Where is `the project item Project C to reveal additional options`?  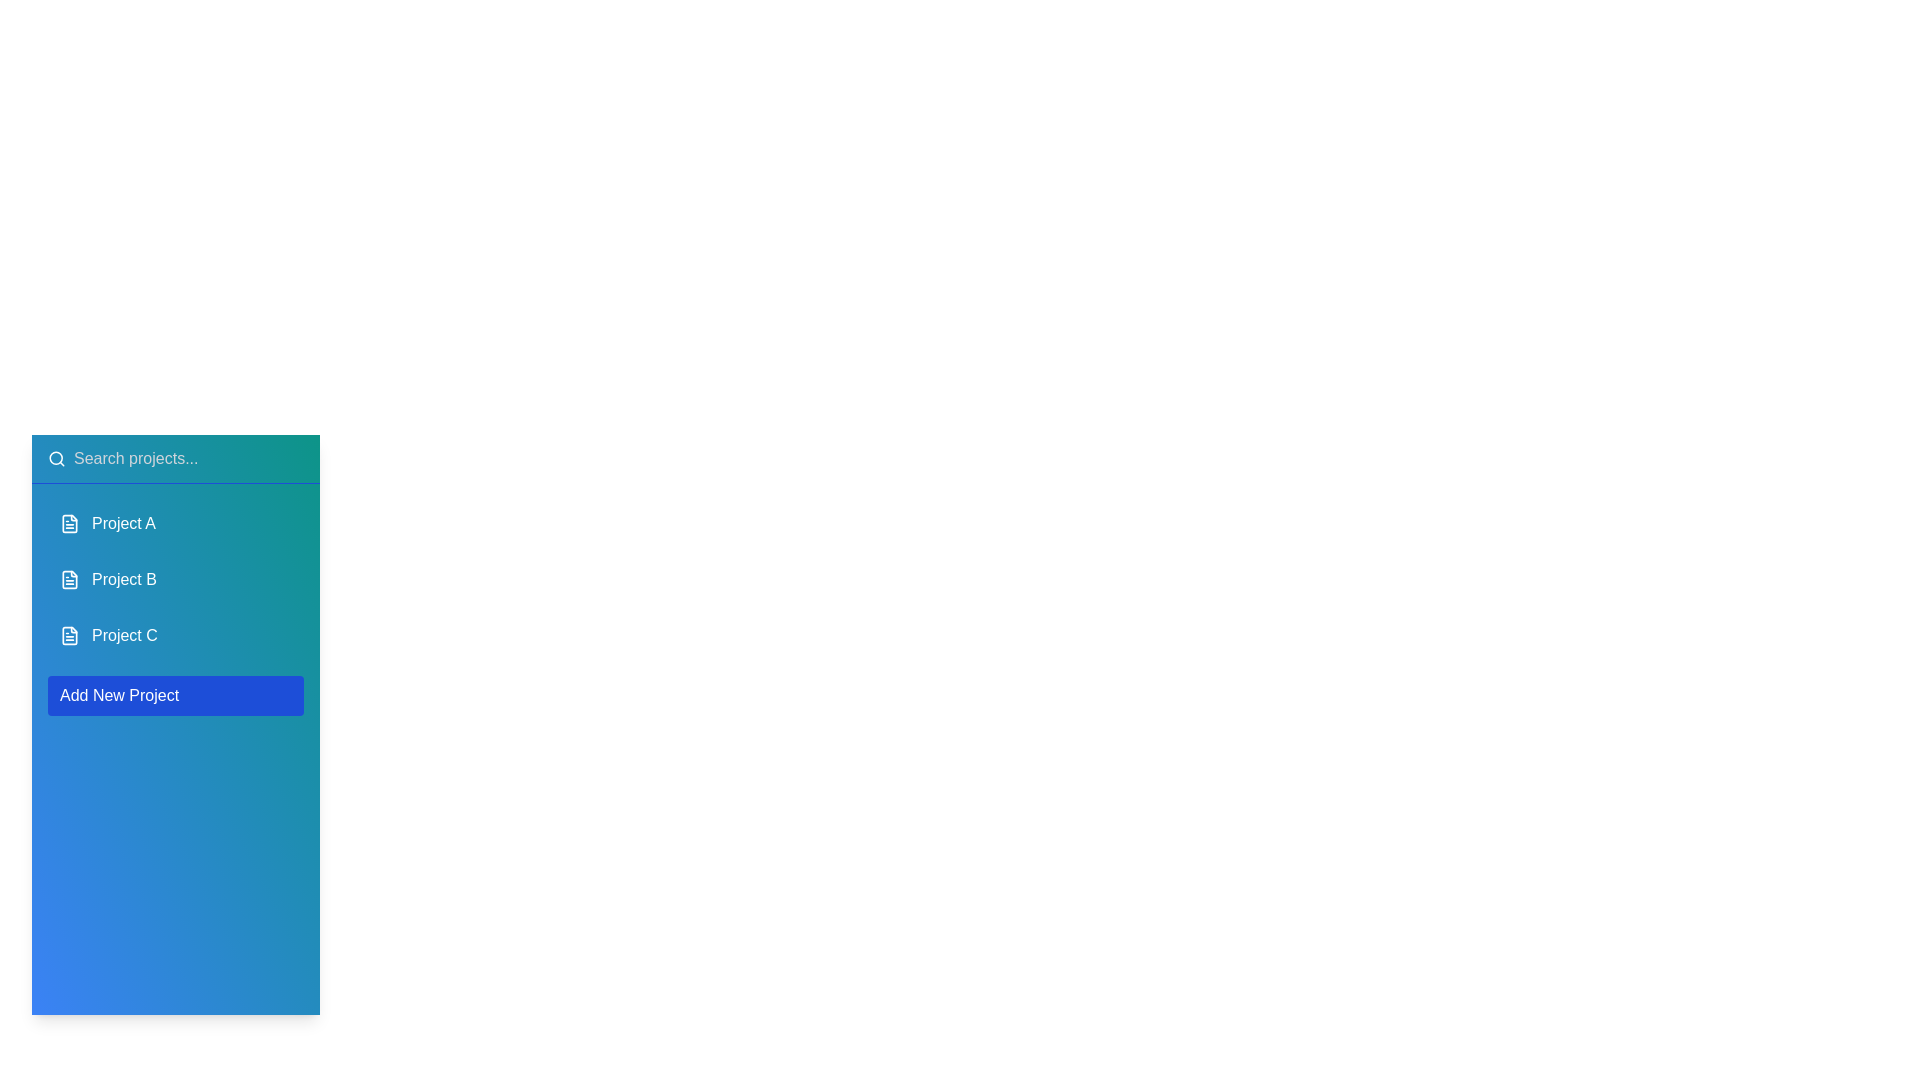 the project item Project C to reveal additional options is located at coordinates (176, 636).